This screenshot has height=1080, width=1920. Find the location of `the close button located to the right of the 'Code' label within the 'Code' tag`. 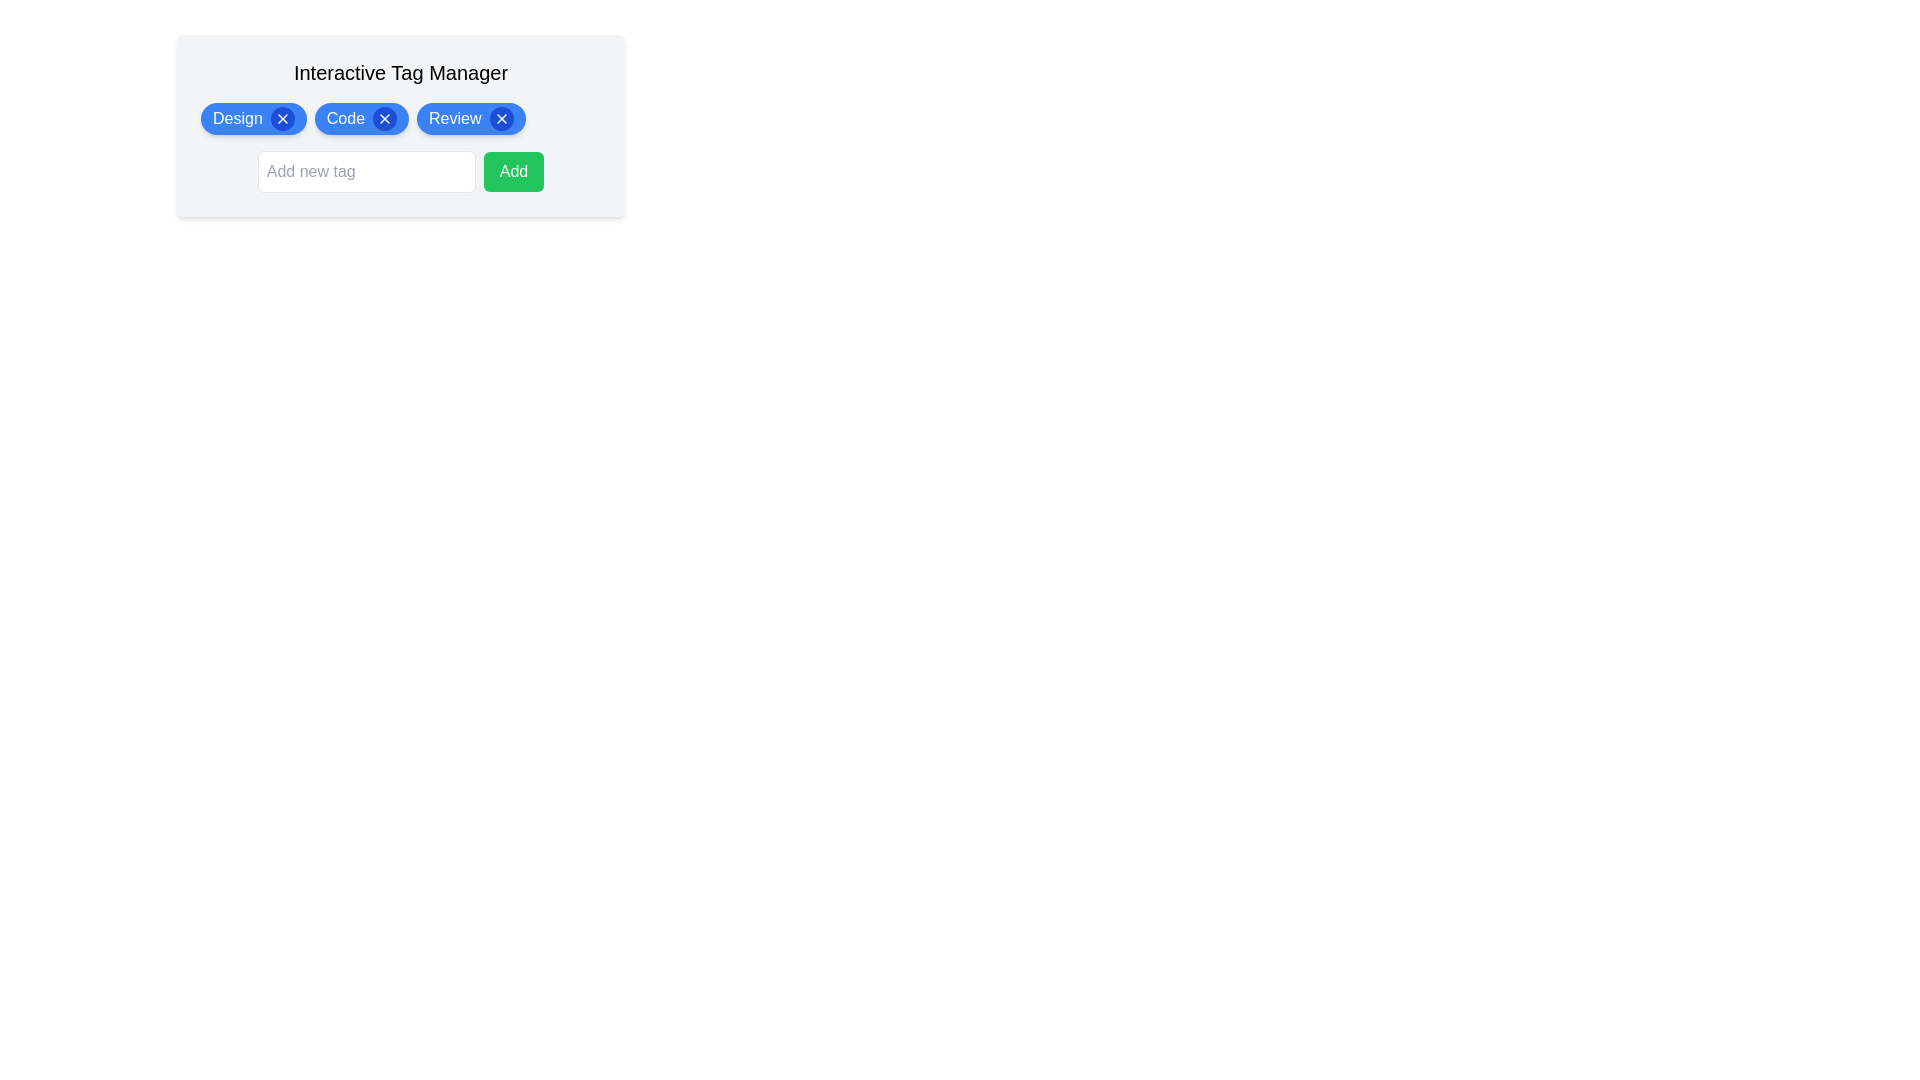

the close button located to the right of the 'Code' label within the 'Code' tag is located at coordinates (385, 119).